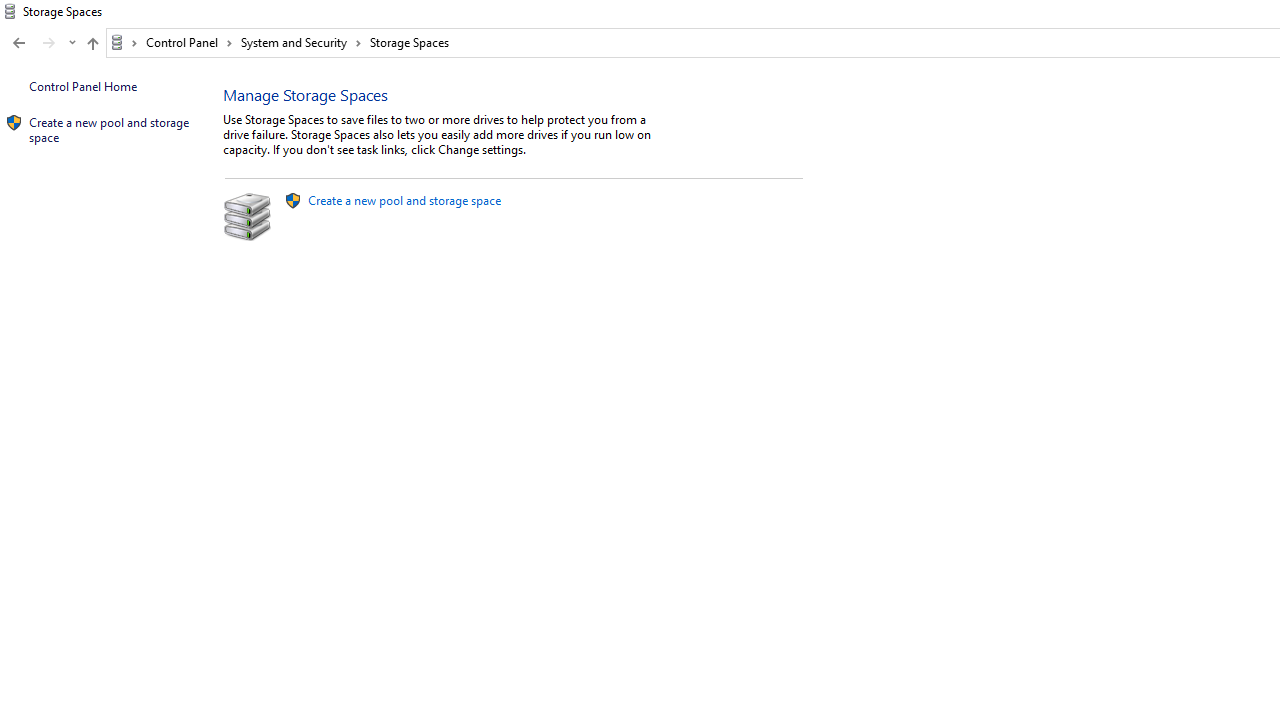  I want to click on 'Up to "System and Security" (Alt + Up Arrow)', so click(91, 43).